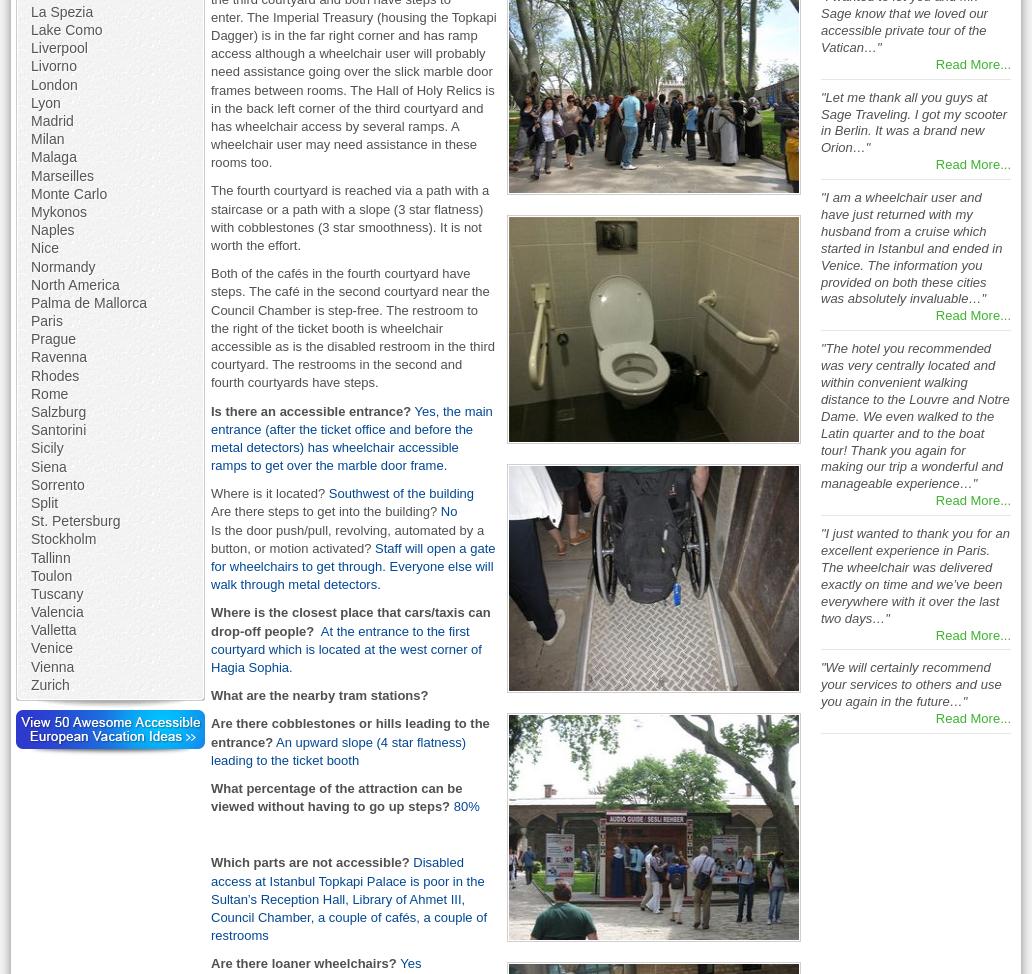  What do you see at coordinates (52, 666) in the screenshot?
I see `'Vienna'` at bounding box center [52, 666].